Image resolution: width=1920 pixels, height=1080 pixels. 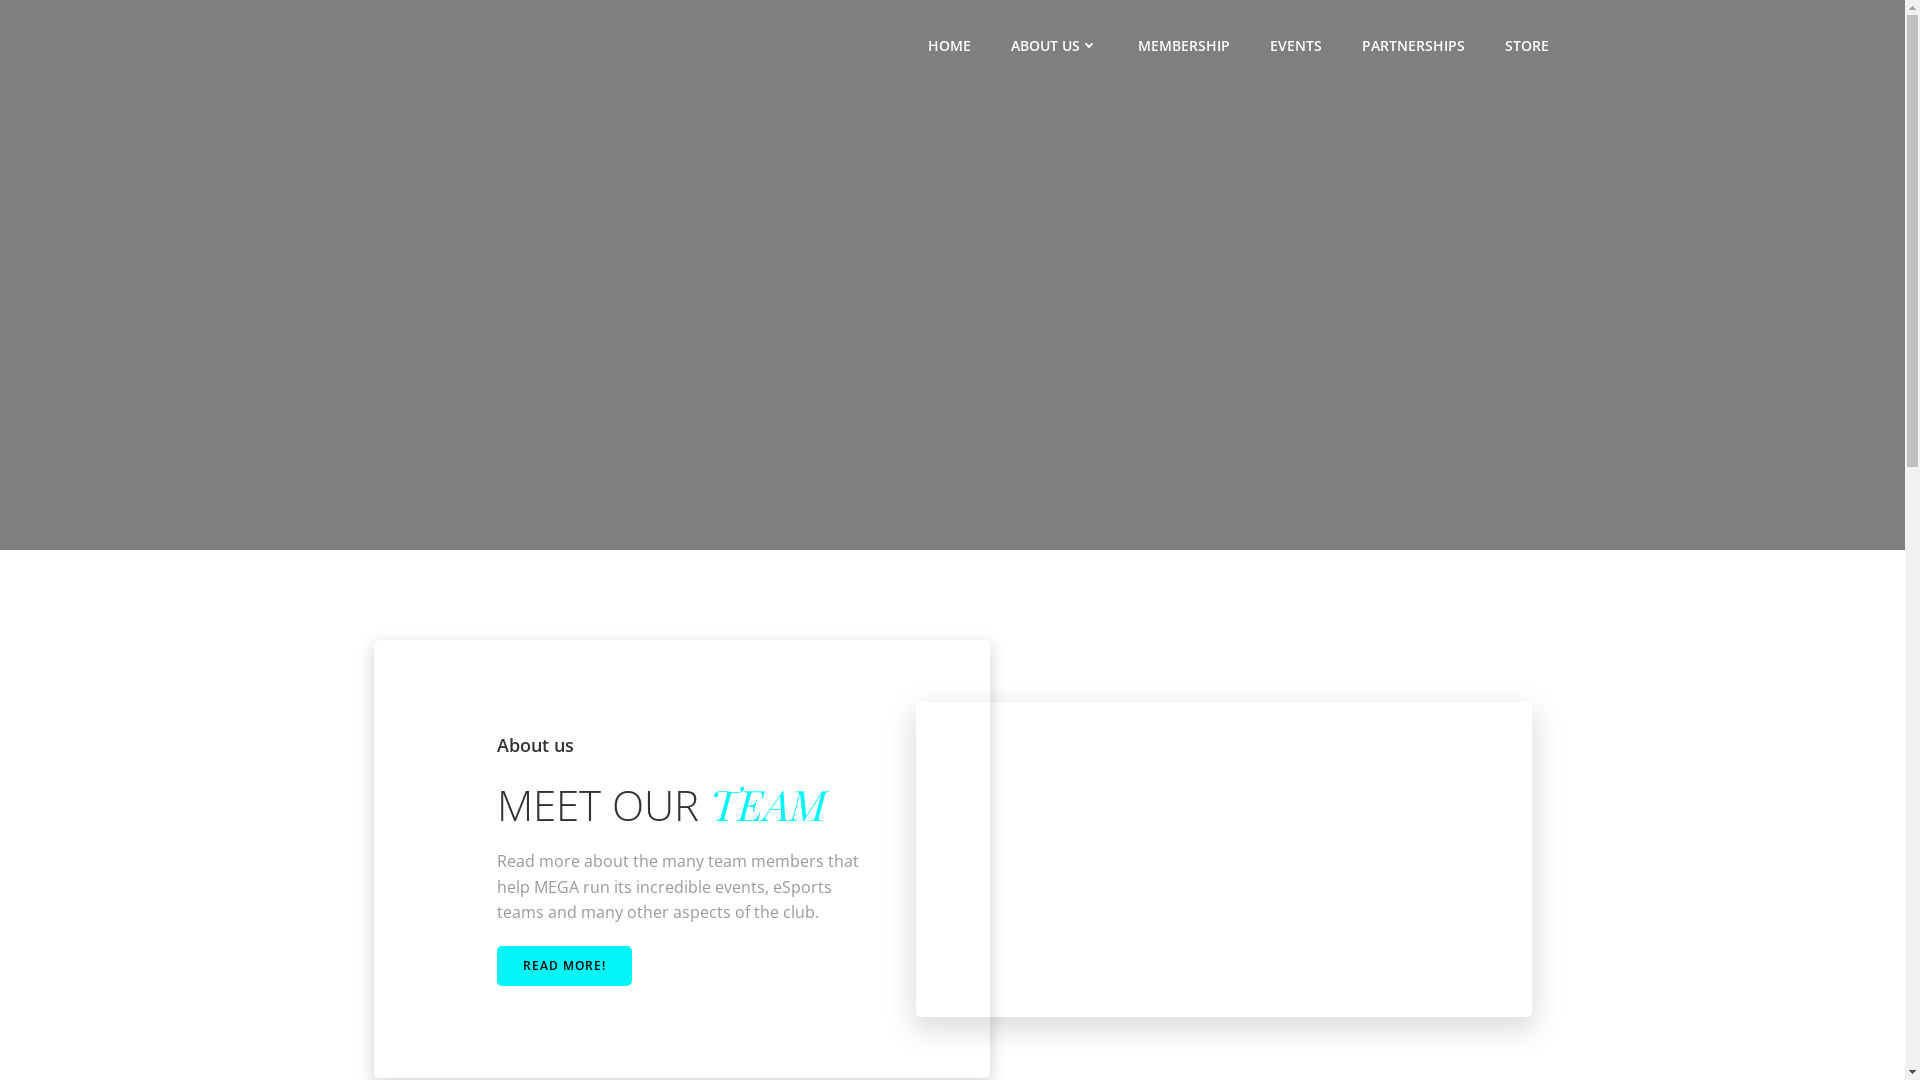 What do you see at coordinates (1052, 44) in the screenshot?
I see `'ABOUT US'` at bounding box center [1052, 44].